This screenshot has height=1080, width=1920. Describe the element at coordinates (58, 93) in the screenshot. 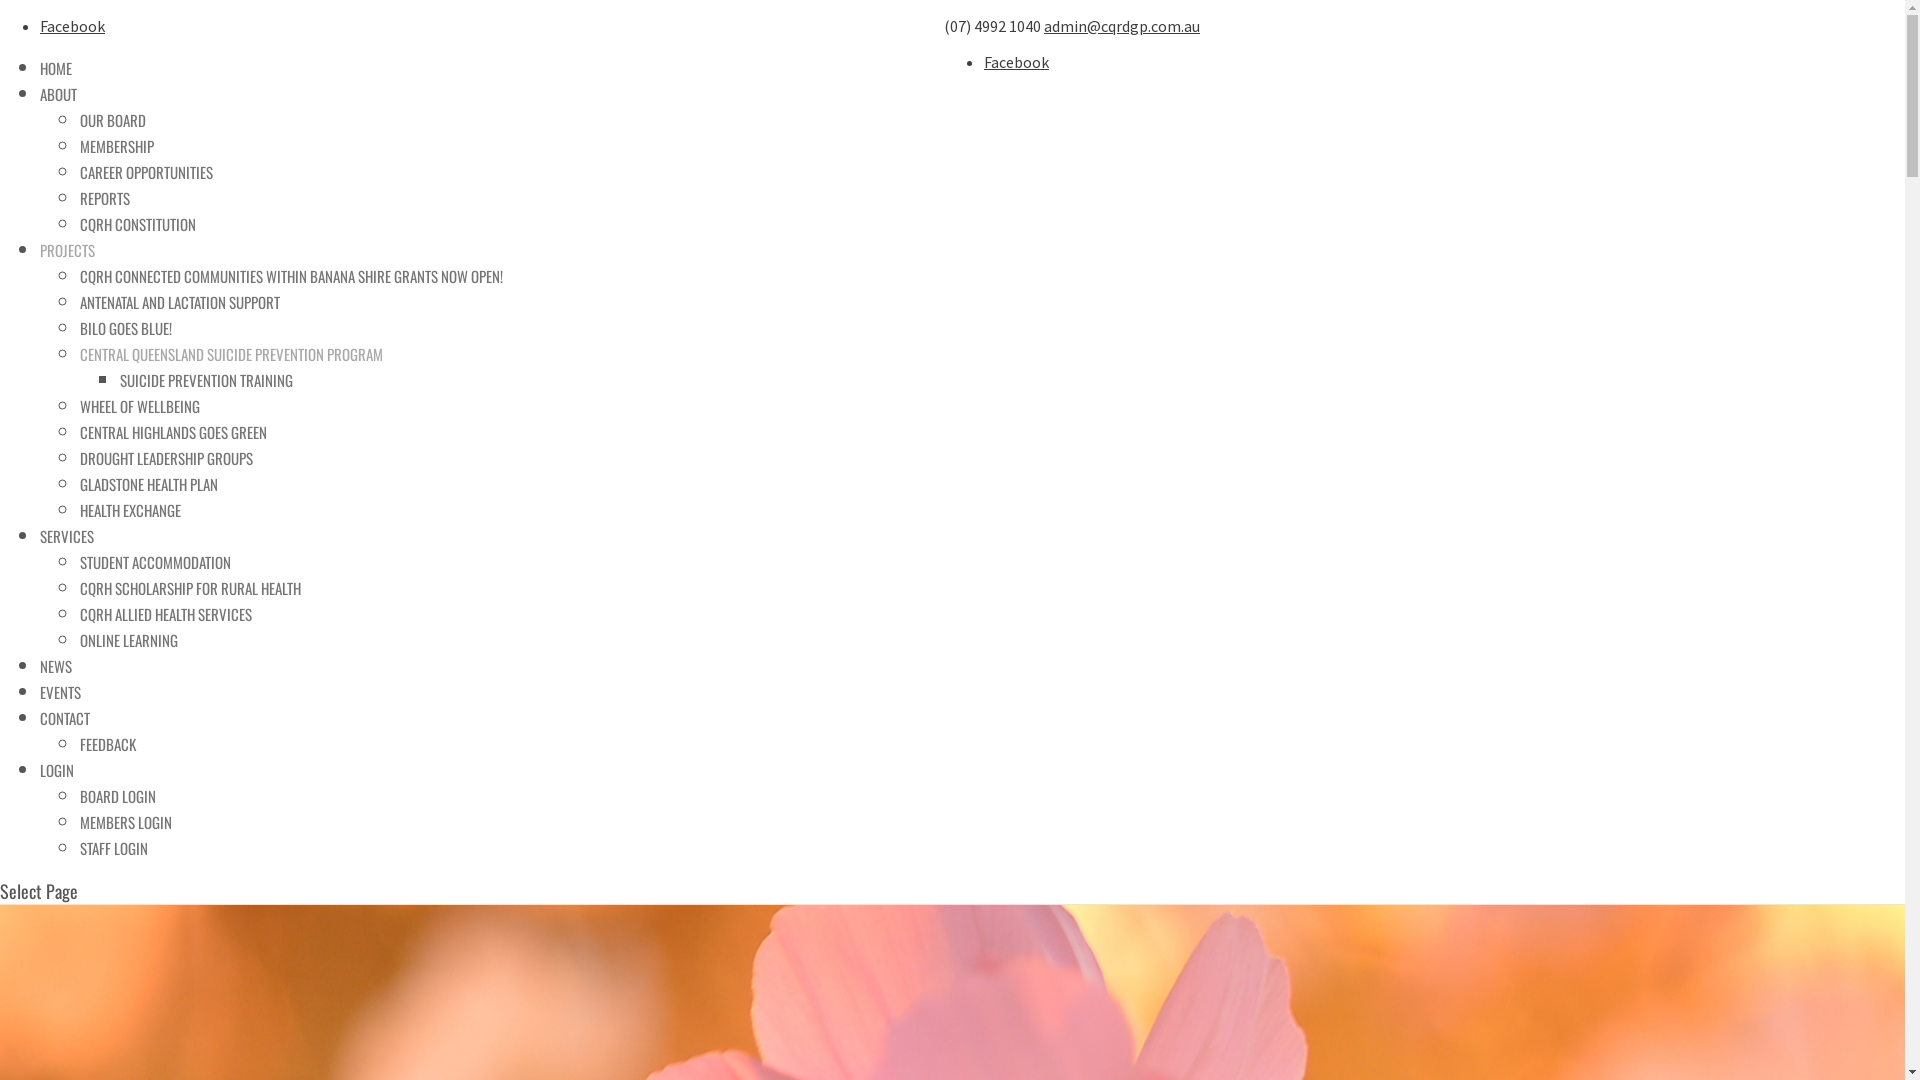

I see `'ABOUT'` at that location.